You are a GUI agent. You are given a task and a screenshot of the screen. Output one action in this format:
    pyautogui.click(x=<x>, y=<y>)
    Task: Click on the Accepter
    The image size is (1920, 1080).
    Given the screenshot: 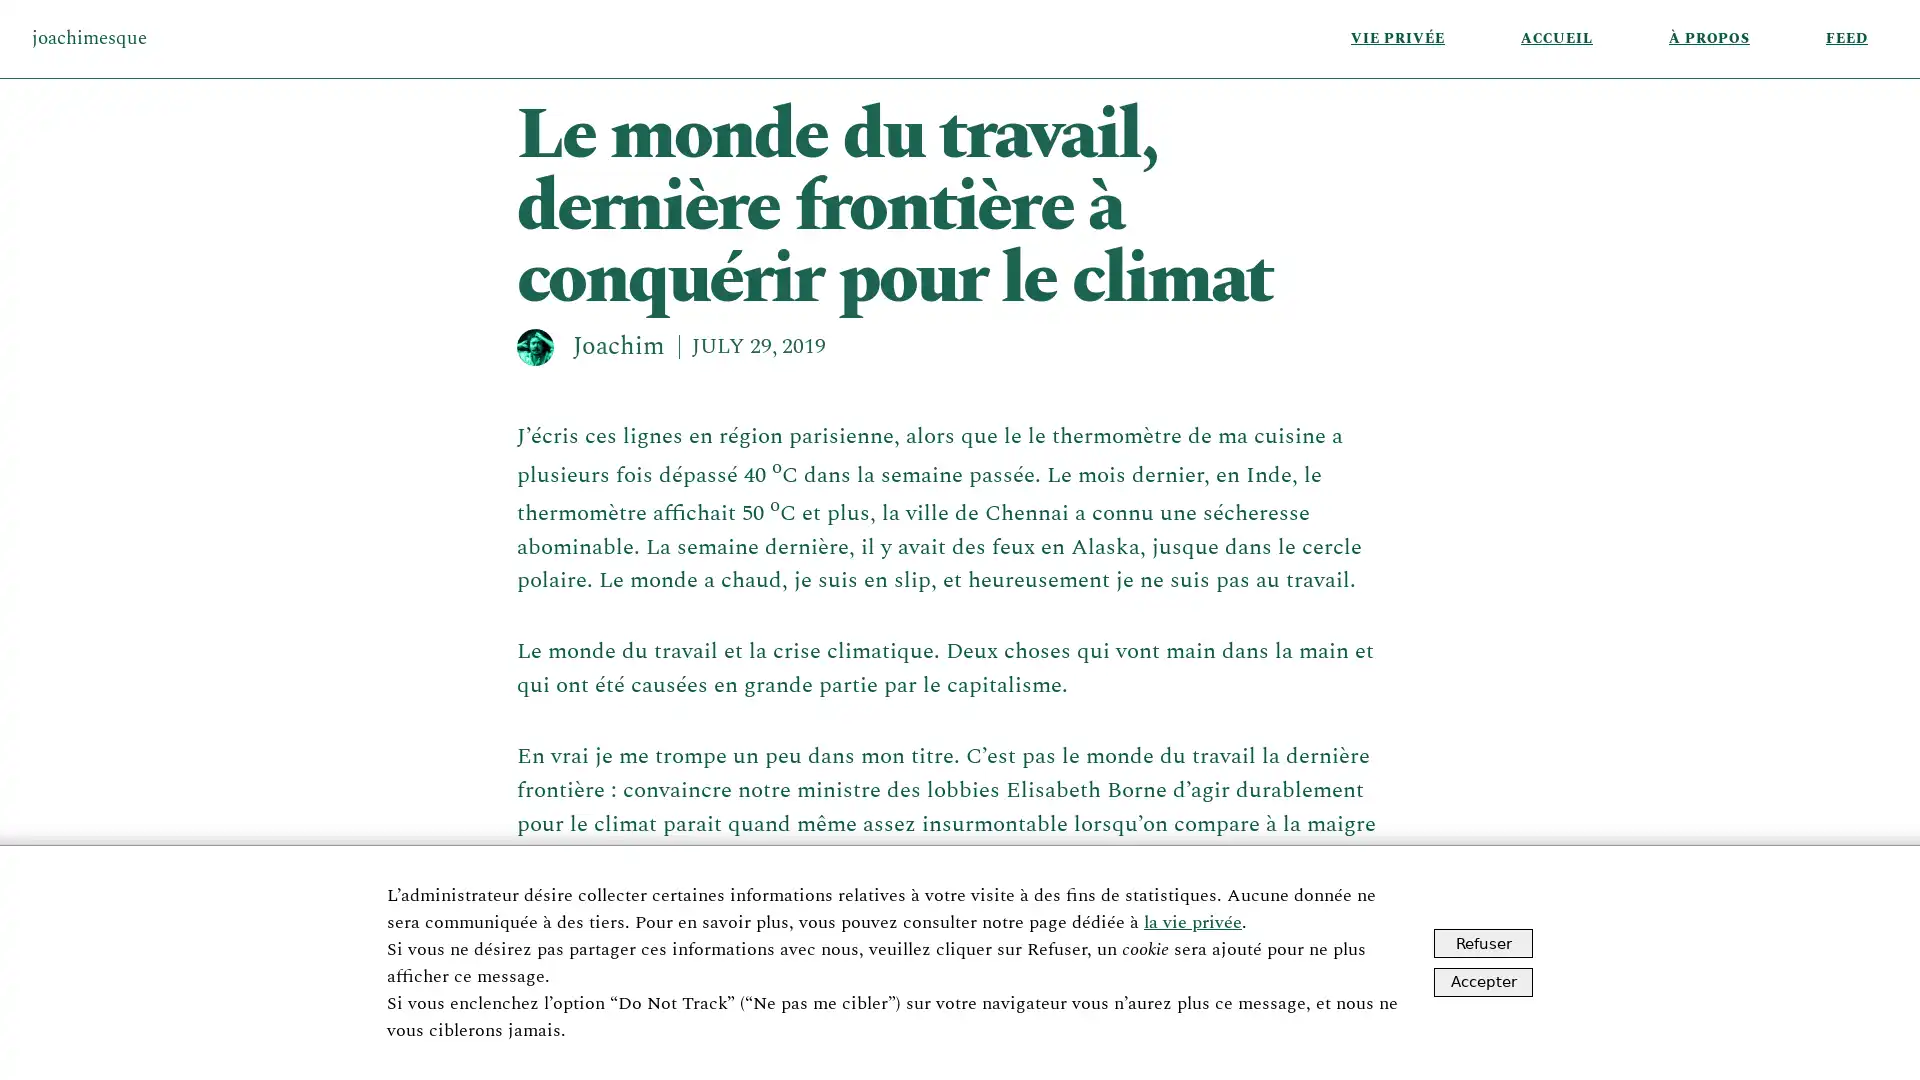 What is the action you would take?
    pyautogui.click(x=1483, y=980)
    